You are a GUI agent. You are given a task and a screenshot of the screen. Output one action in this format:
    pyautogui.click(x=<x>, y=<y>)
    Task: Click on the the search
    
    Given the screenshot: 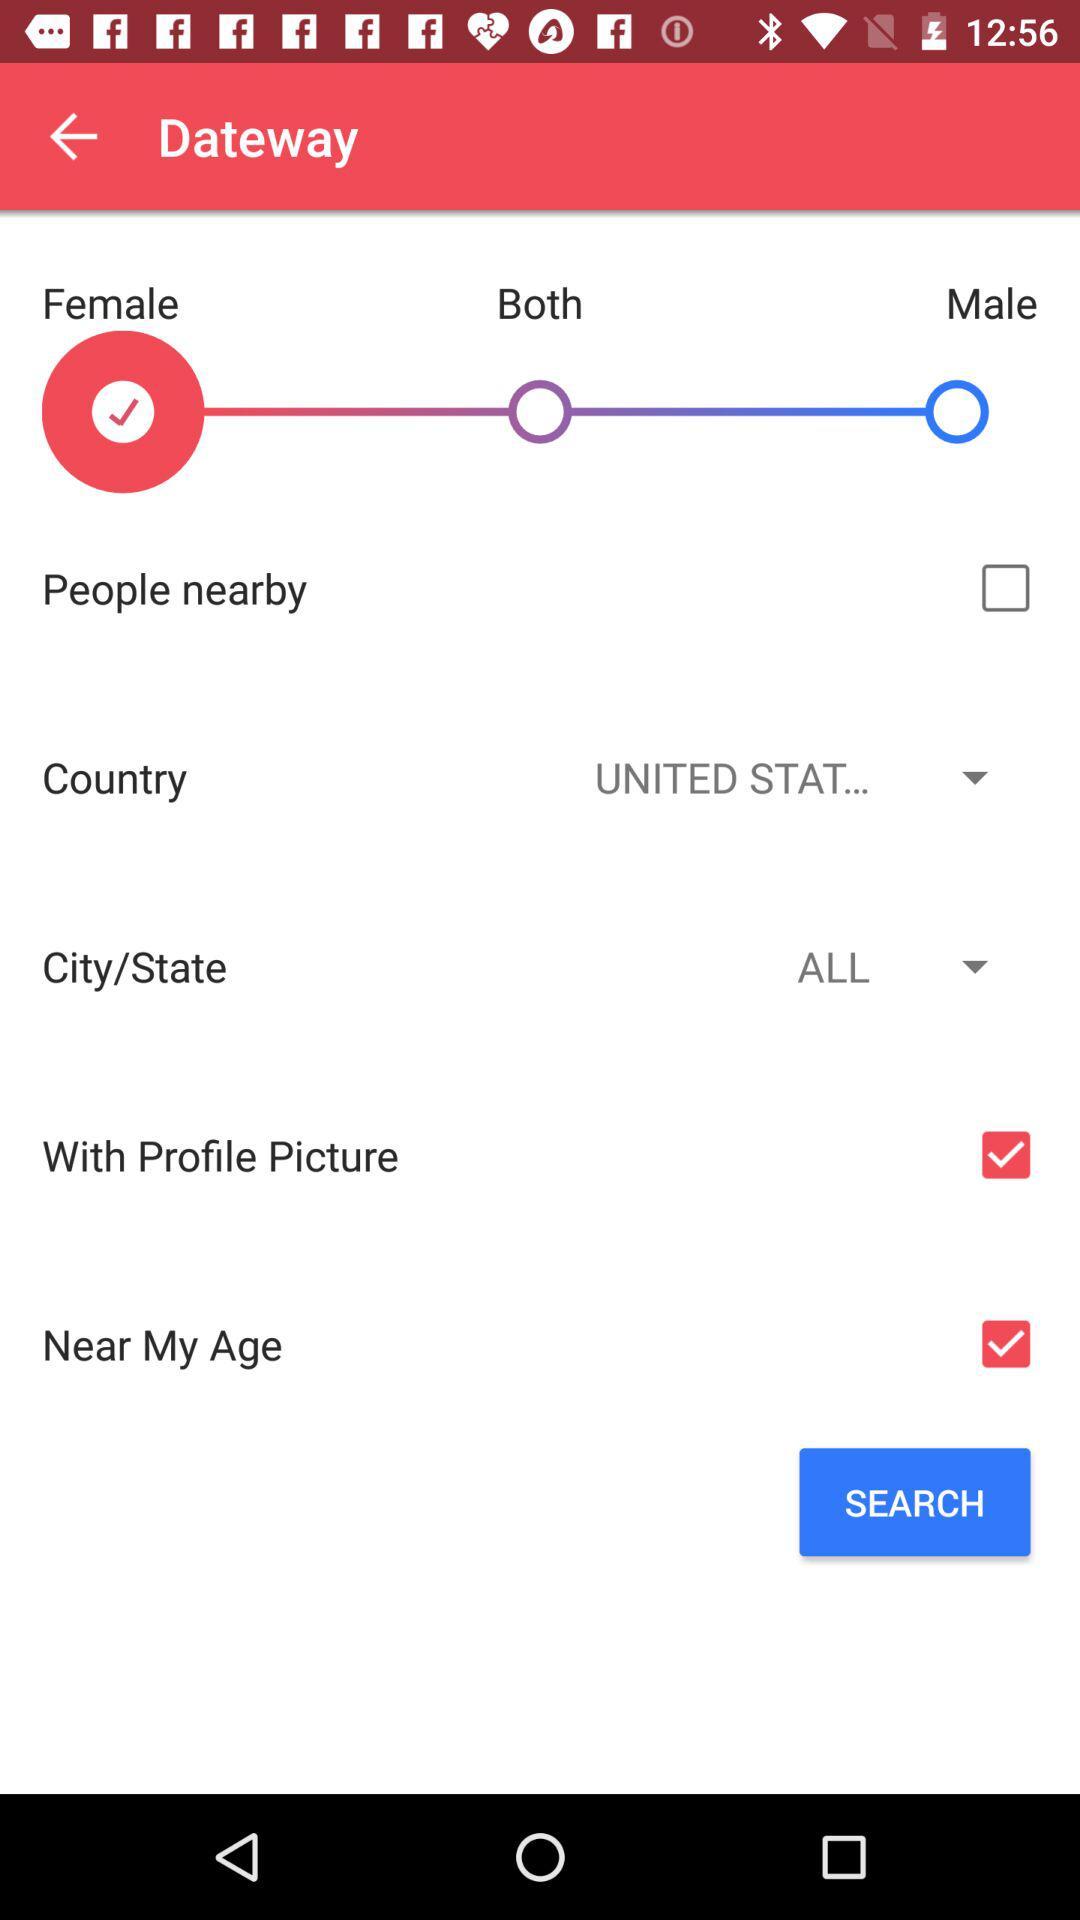 What is the action you would take?
    pyautogui.click(x=914, y=1502)
    